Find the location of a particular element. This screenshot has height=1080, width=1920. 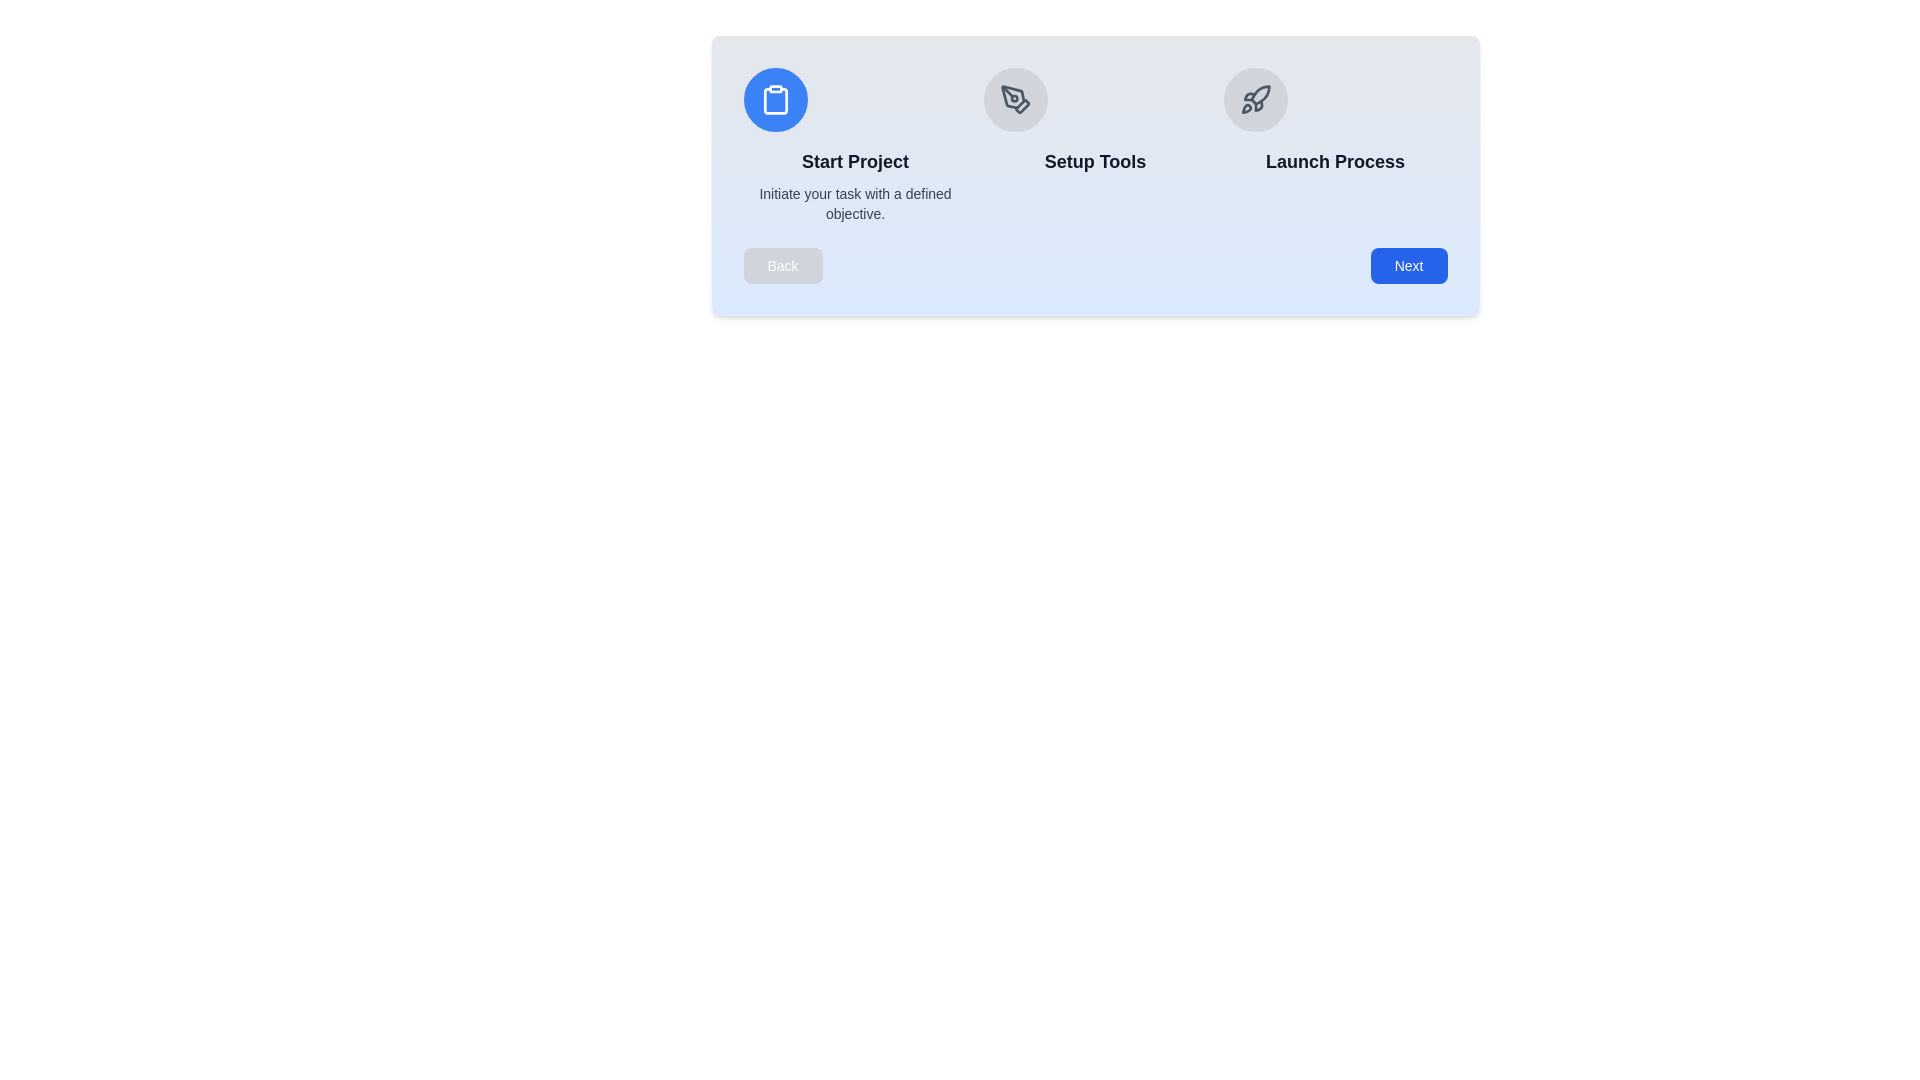

the button Back to observe its hover effect is located at coordinates (781, 265).